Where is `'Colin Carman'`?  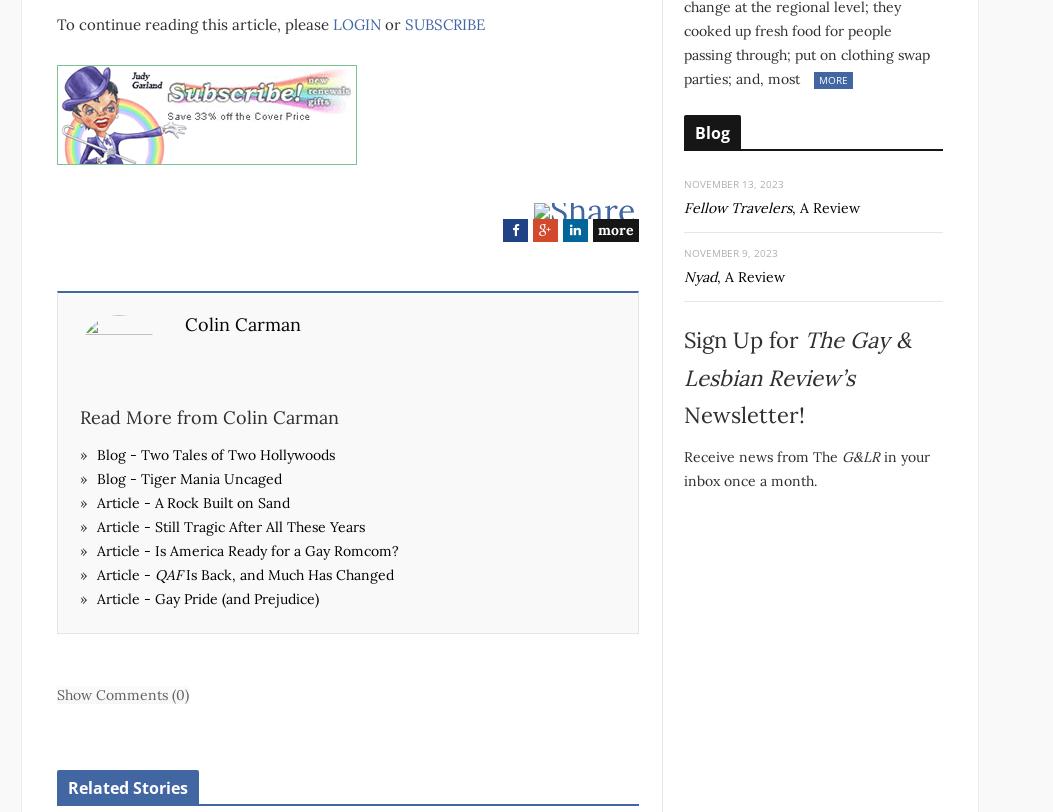
'Colin Carman' is located at coordinates (242, 323).